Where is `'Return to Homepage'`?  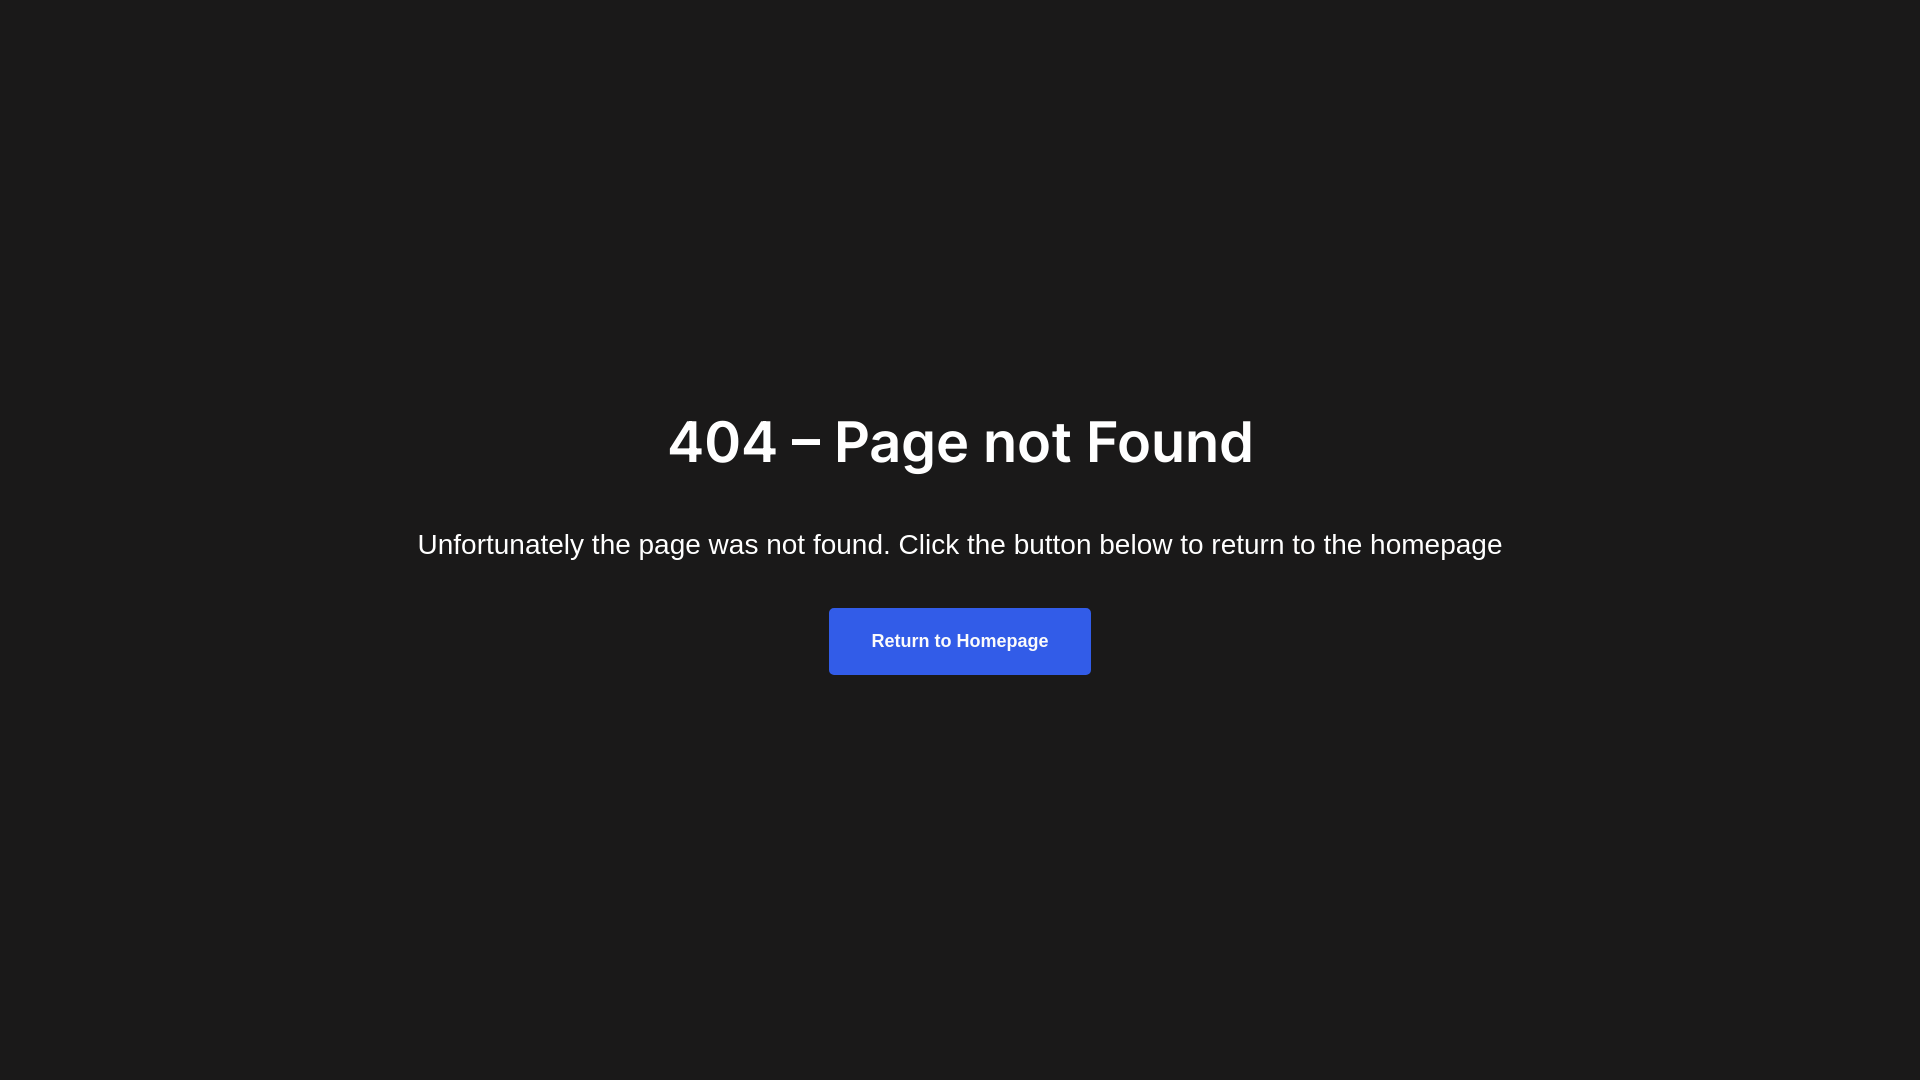
'Return to Homepage' is located at coordinates (958, 641).